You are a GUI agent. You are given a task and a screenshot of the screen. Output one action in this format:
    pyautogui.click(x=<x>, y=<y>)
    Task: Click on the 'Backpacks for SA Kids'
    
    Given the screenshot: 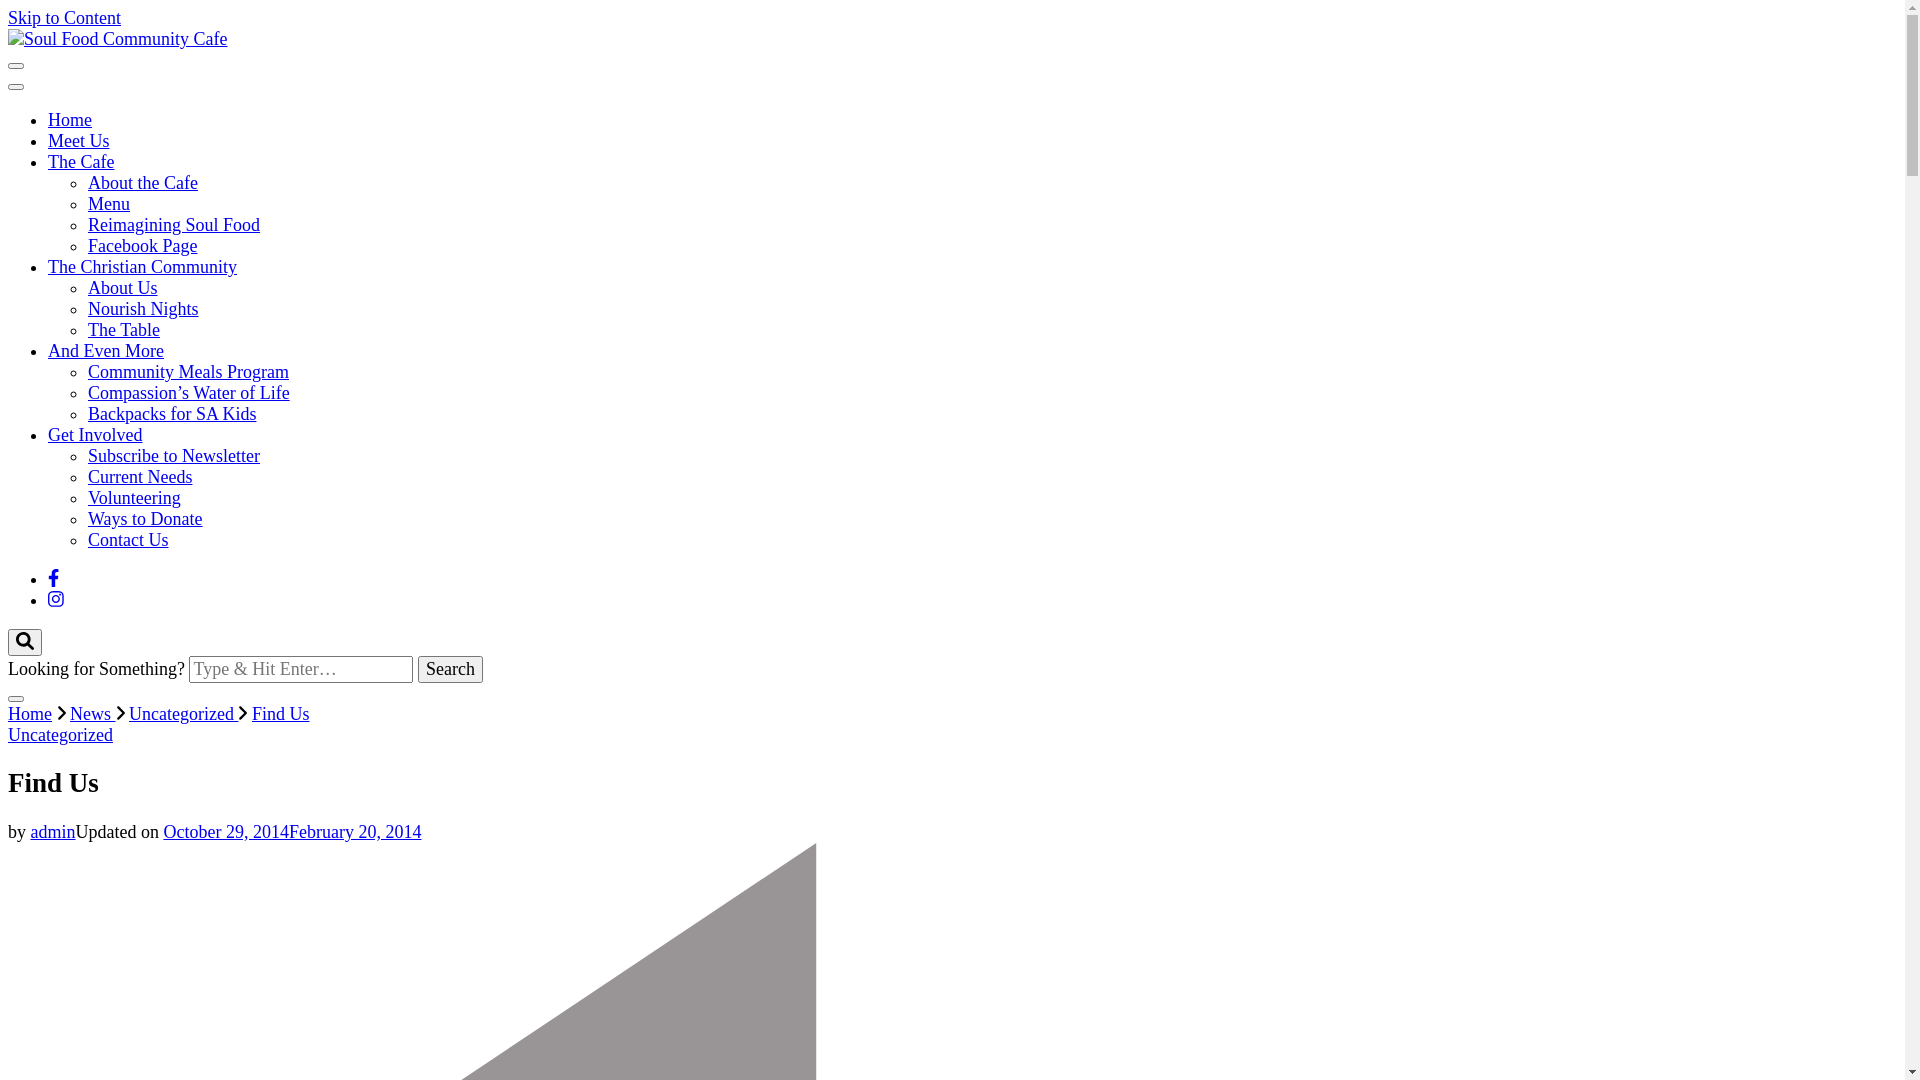 What is the action you would take?
    pyautogui.click(x=172, y=412)
    